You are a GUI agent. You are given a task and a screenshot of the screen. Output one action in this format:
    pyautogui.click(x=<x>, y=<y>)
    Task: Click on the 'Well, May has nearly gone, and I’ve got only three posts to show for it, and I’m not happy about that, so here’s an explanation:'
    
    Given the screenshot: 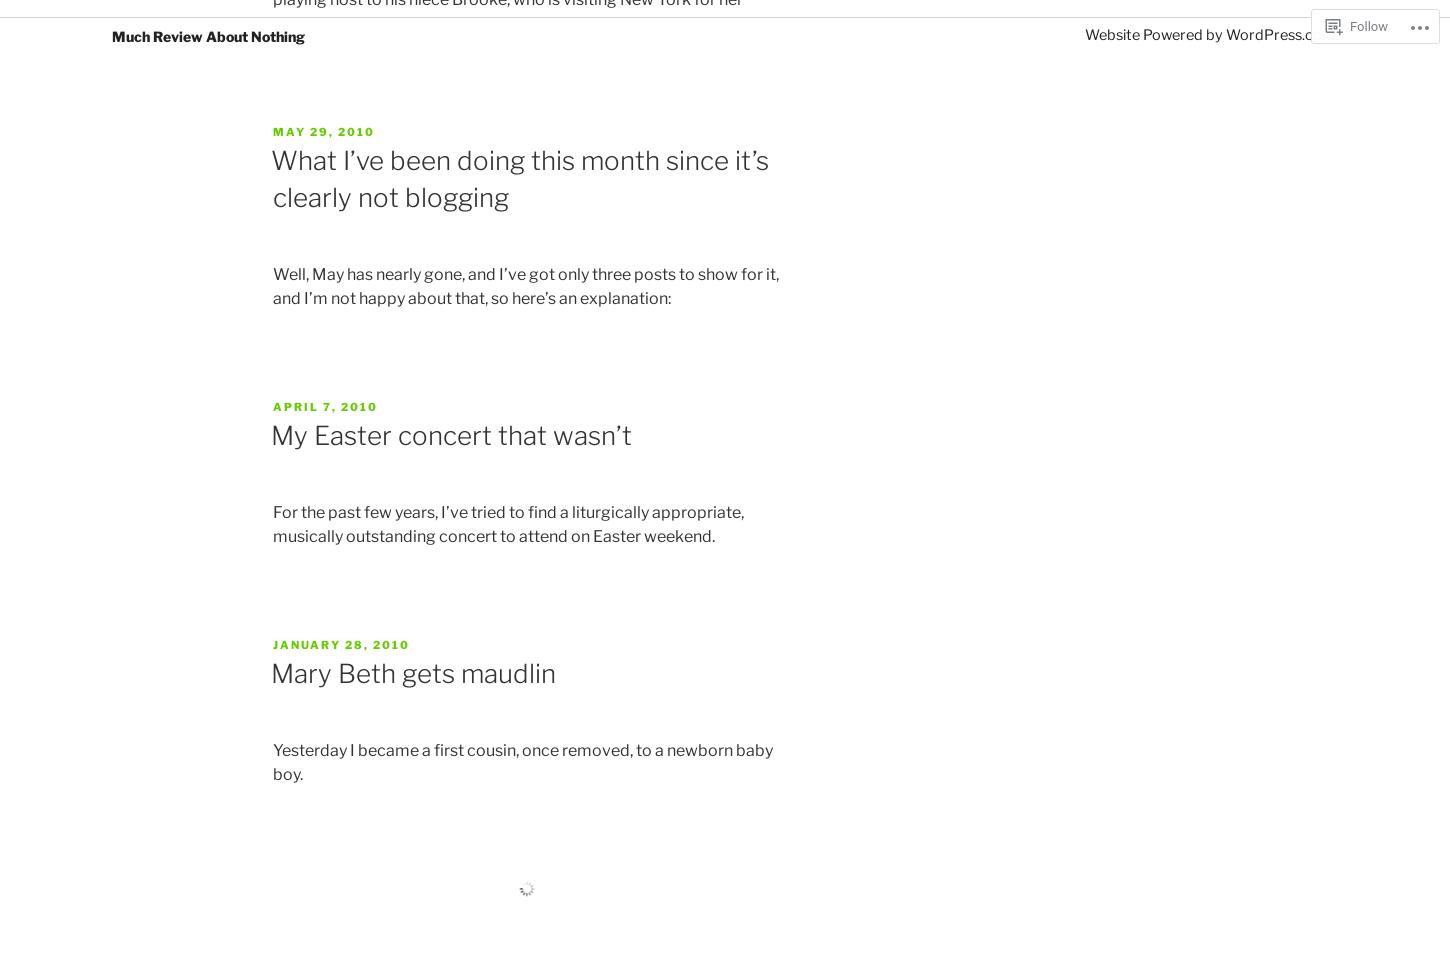 What is the action you would take?
    pyautogui.click(x=526, y=285)
    